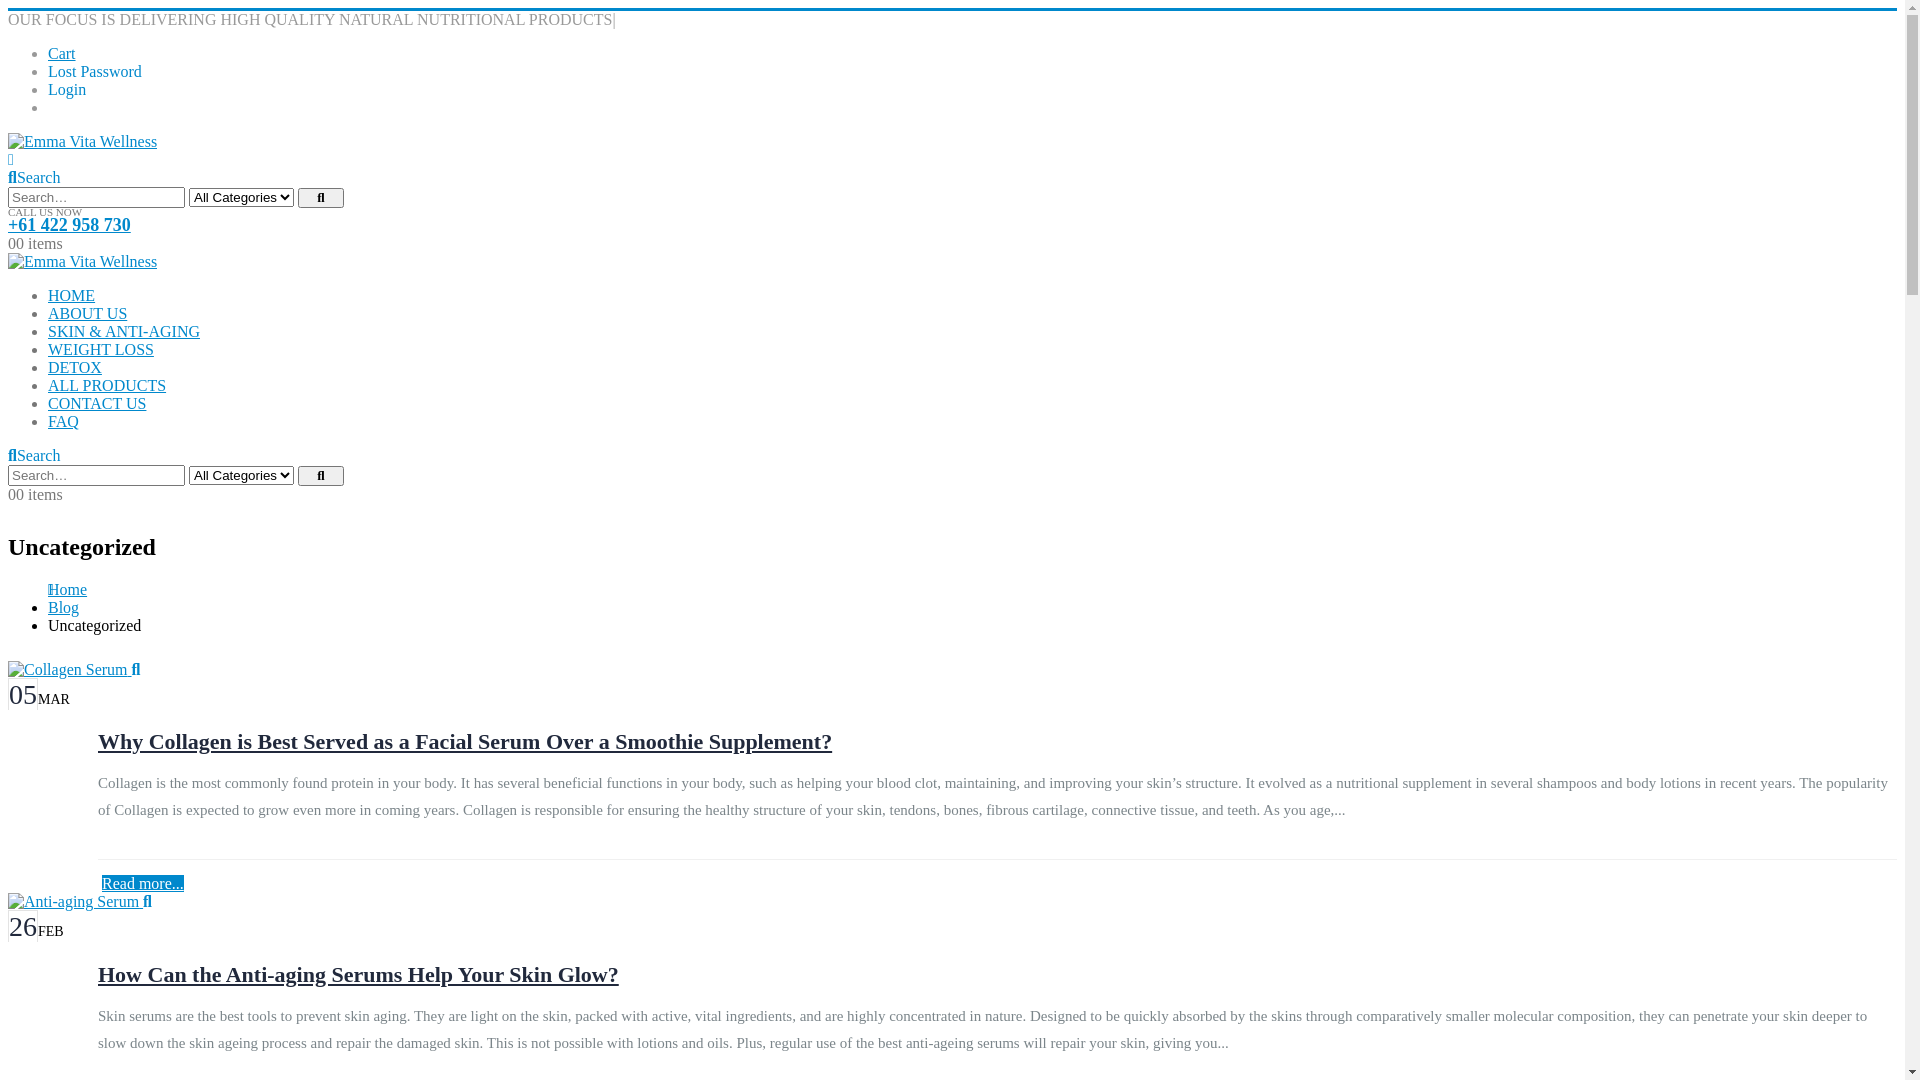 Image resolution: width=1920 pixels, height=1080 pixels. What do you see at coordinates (81, 140) in the screenshot?
I see `'Emma Vita Wellness - Emma Vita Pvt. Ltd.'` at bounding box center [81, 140].